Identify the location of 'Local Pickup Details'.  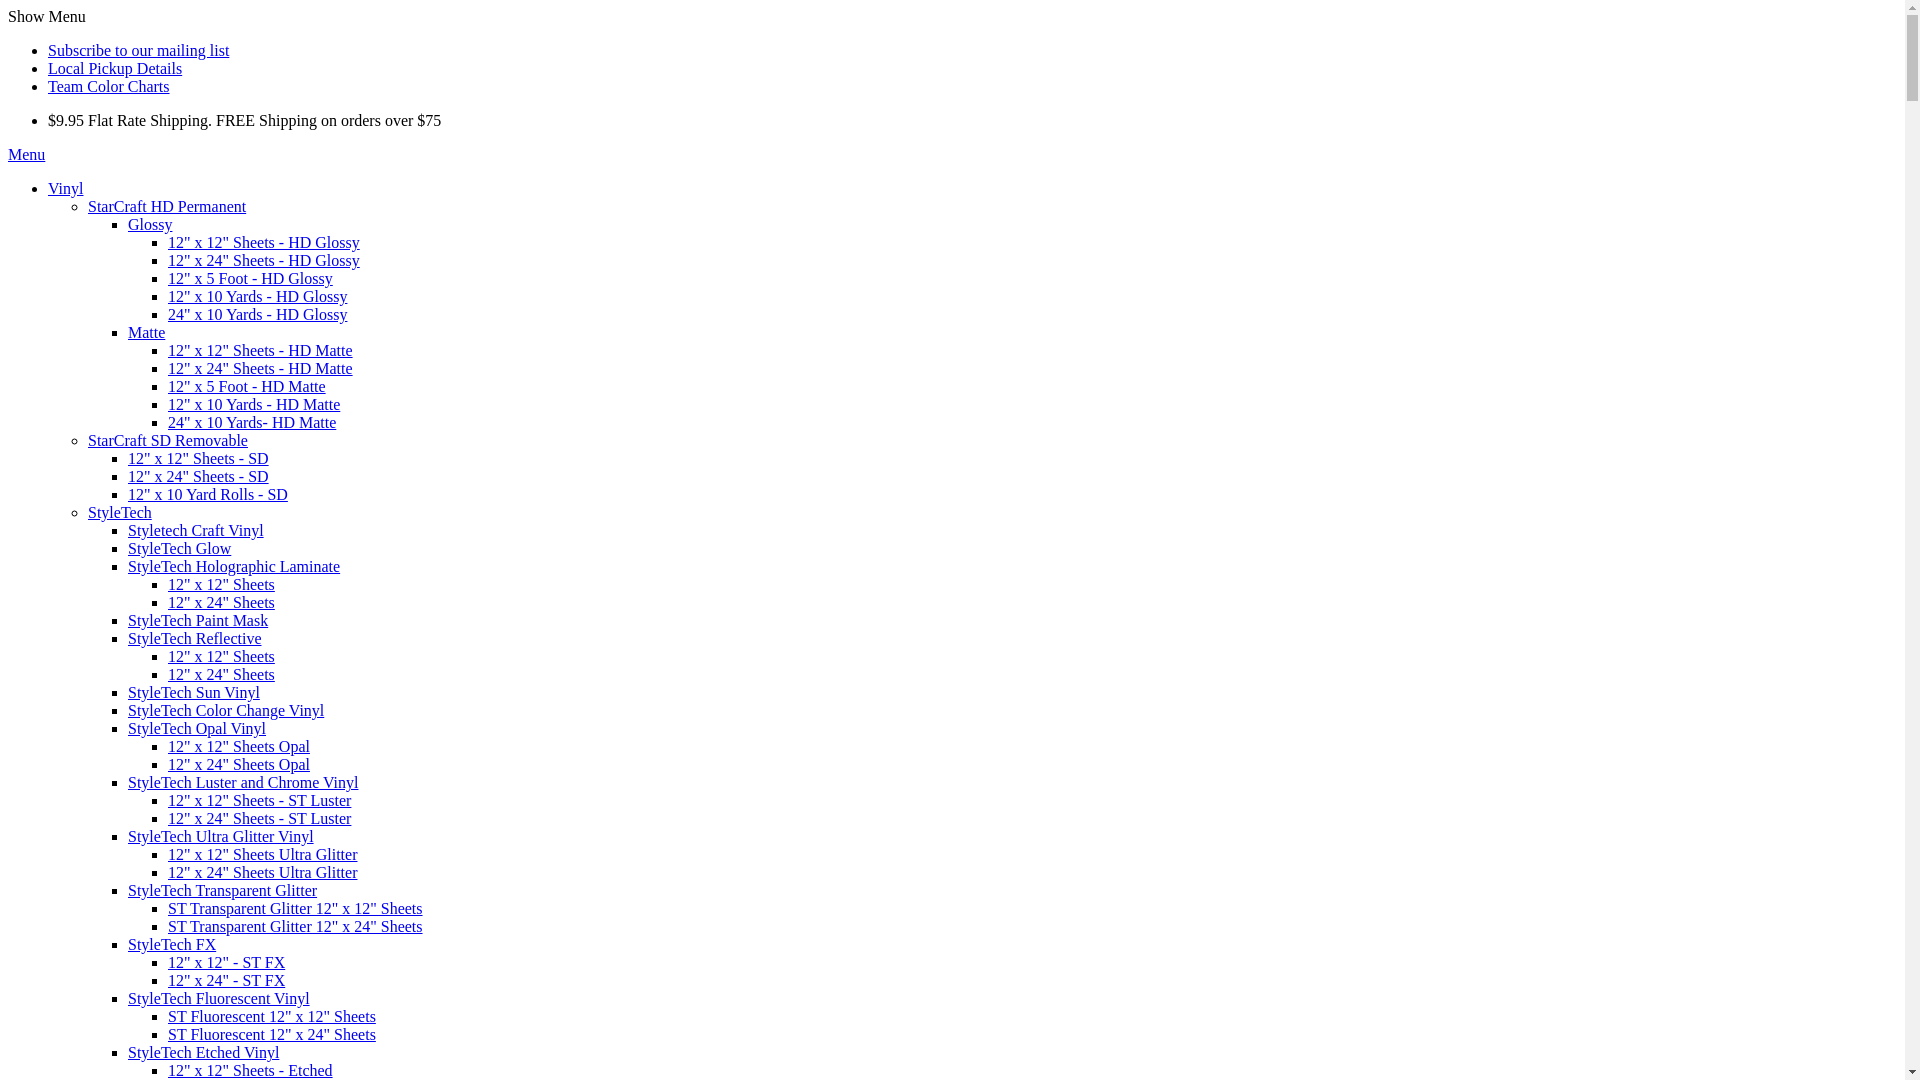
(114, 67).